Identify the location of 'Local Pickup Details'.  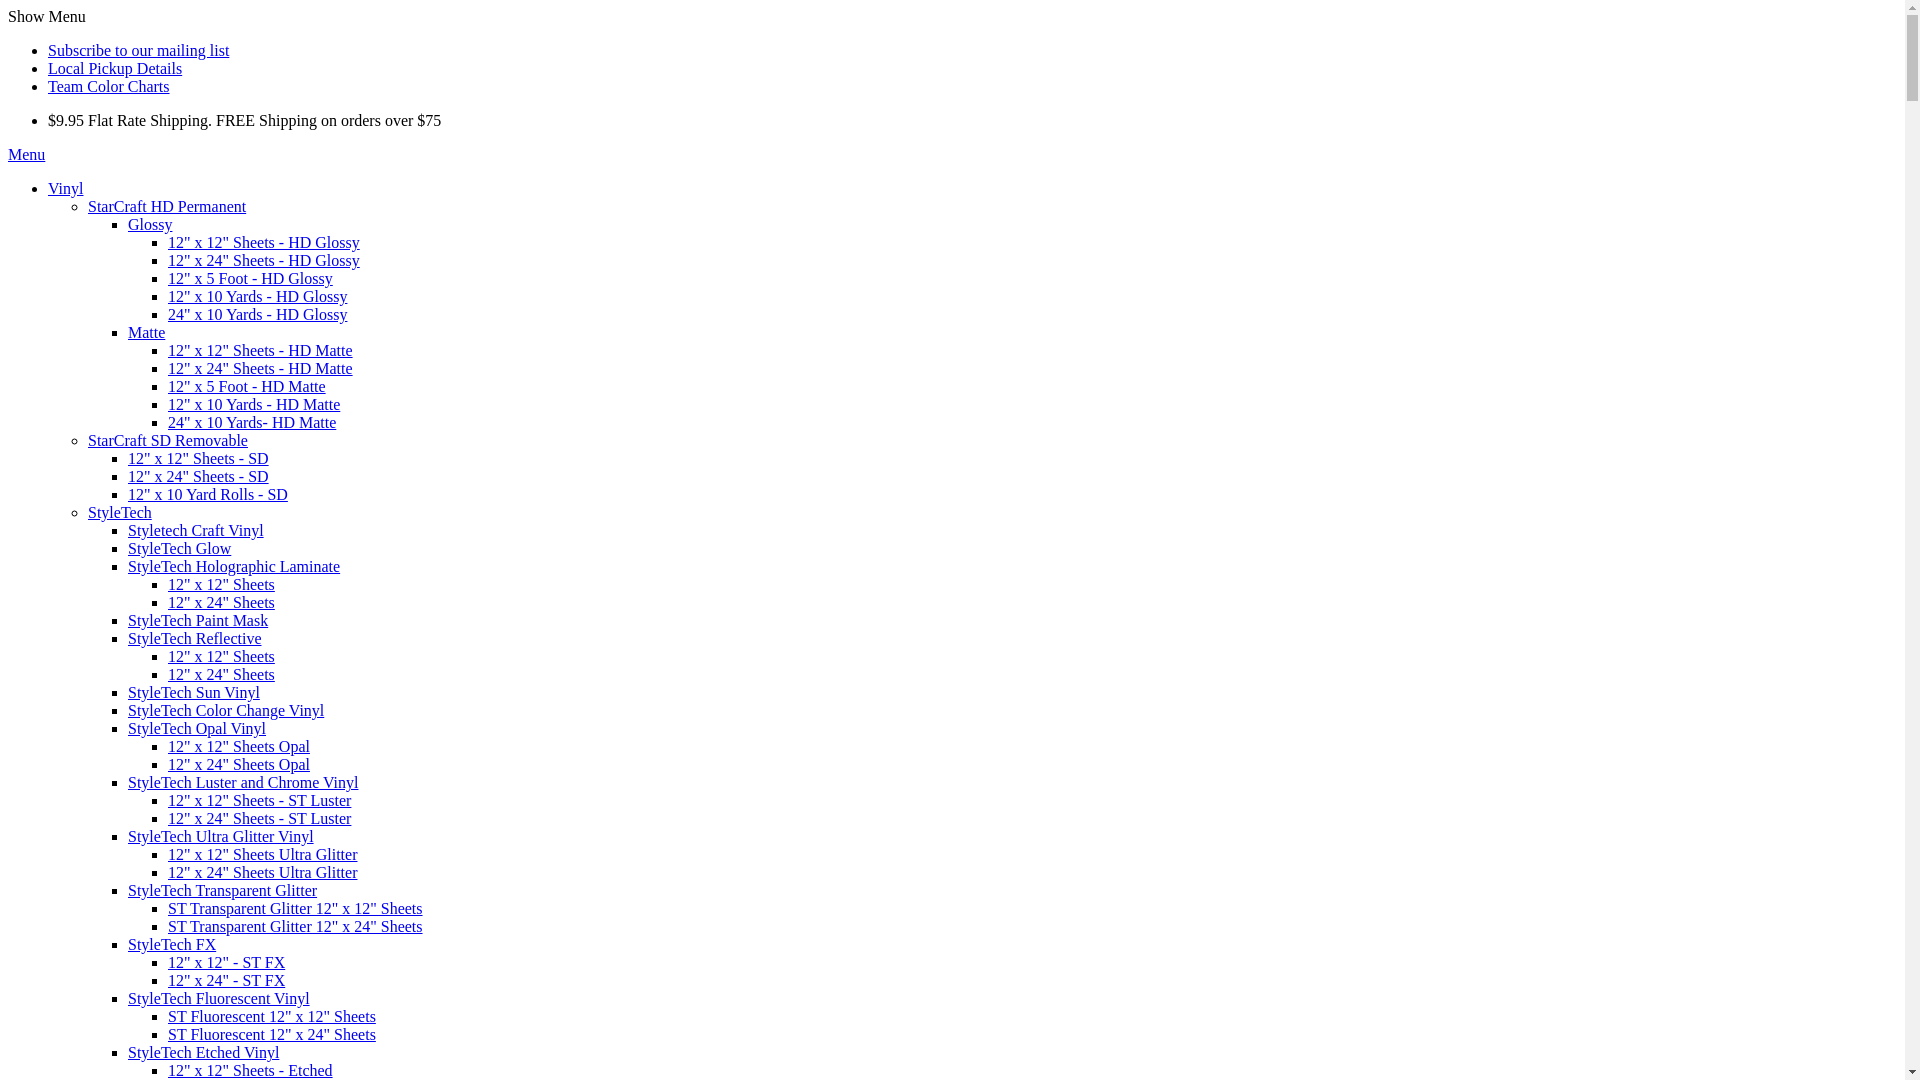
(114, 67).